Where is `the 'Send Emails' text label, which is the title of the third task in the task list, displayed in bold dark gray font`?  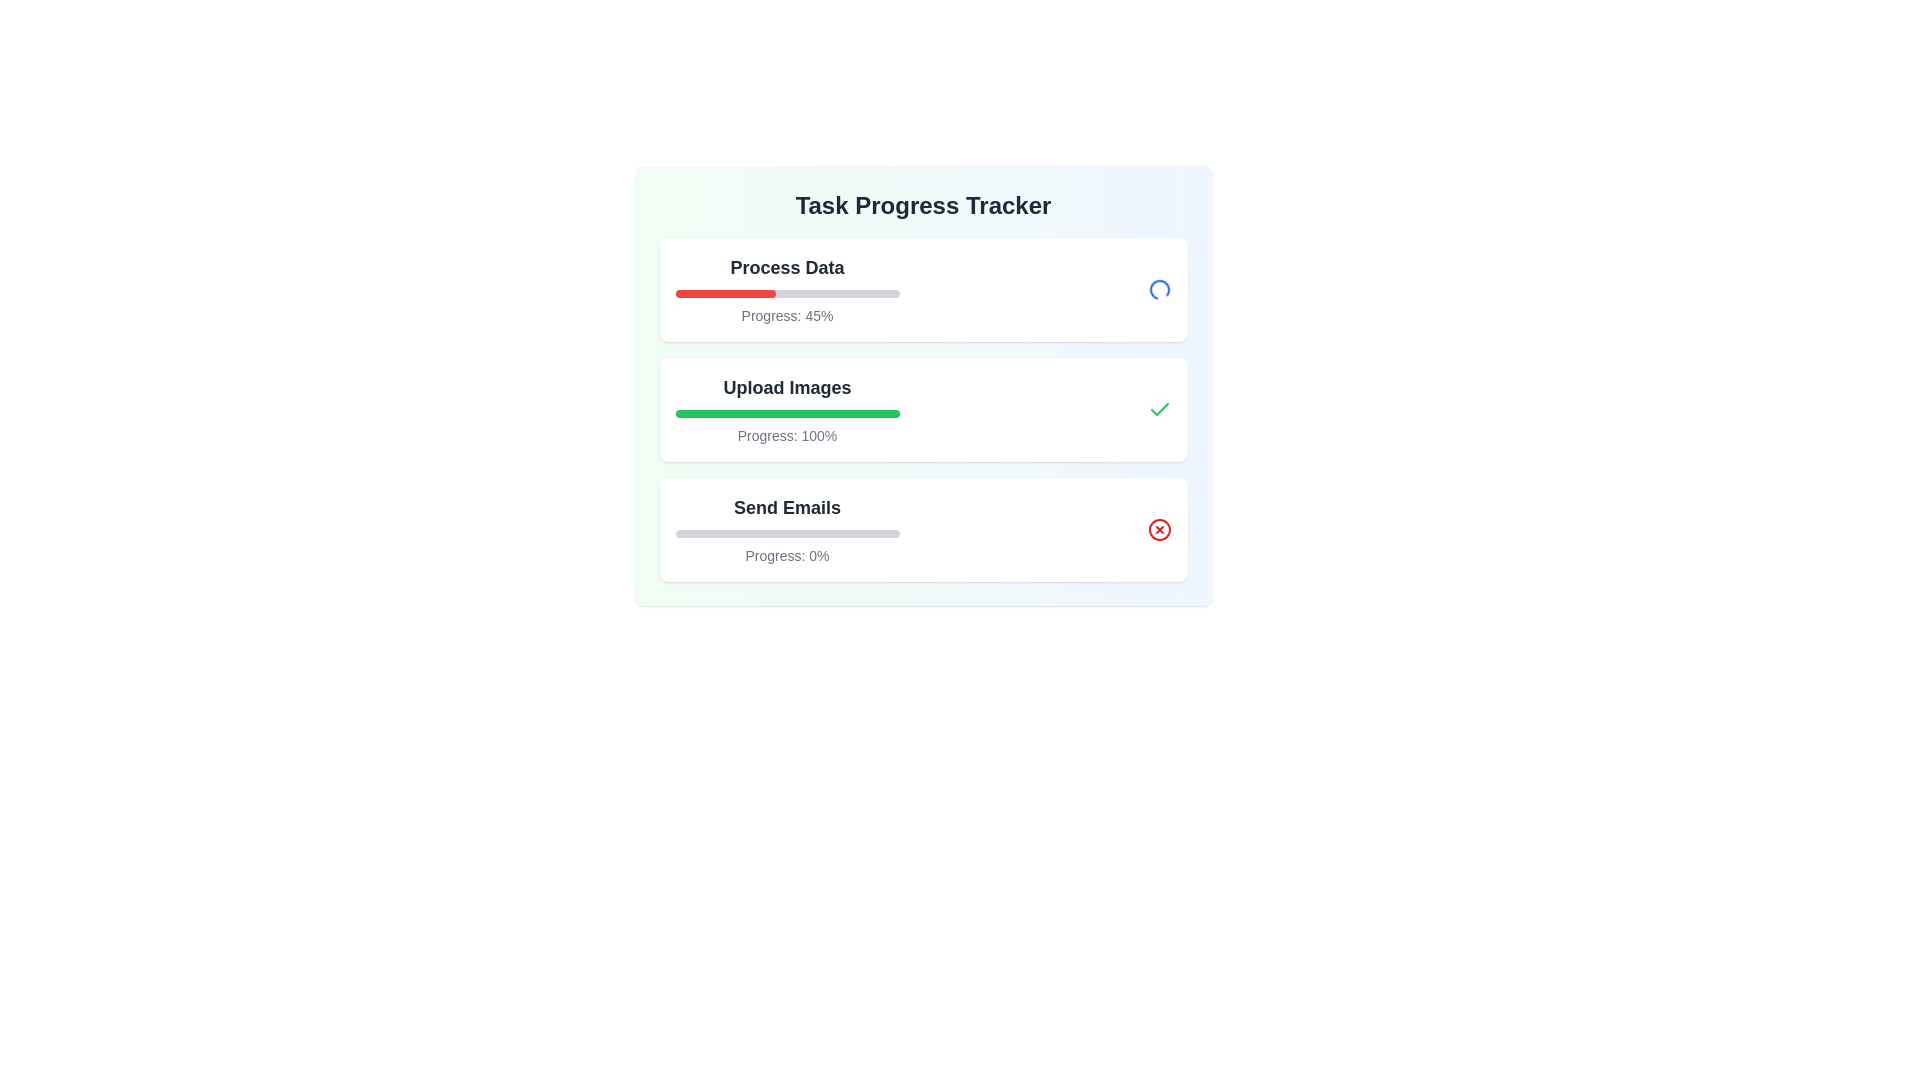 the 'Send Emails' text label, which is the title of the third task in the task list, displayed in bold dark gray font is located at coordinates (786, 507).